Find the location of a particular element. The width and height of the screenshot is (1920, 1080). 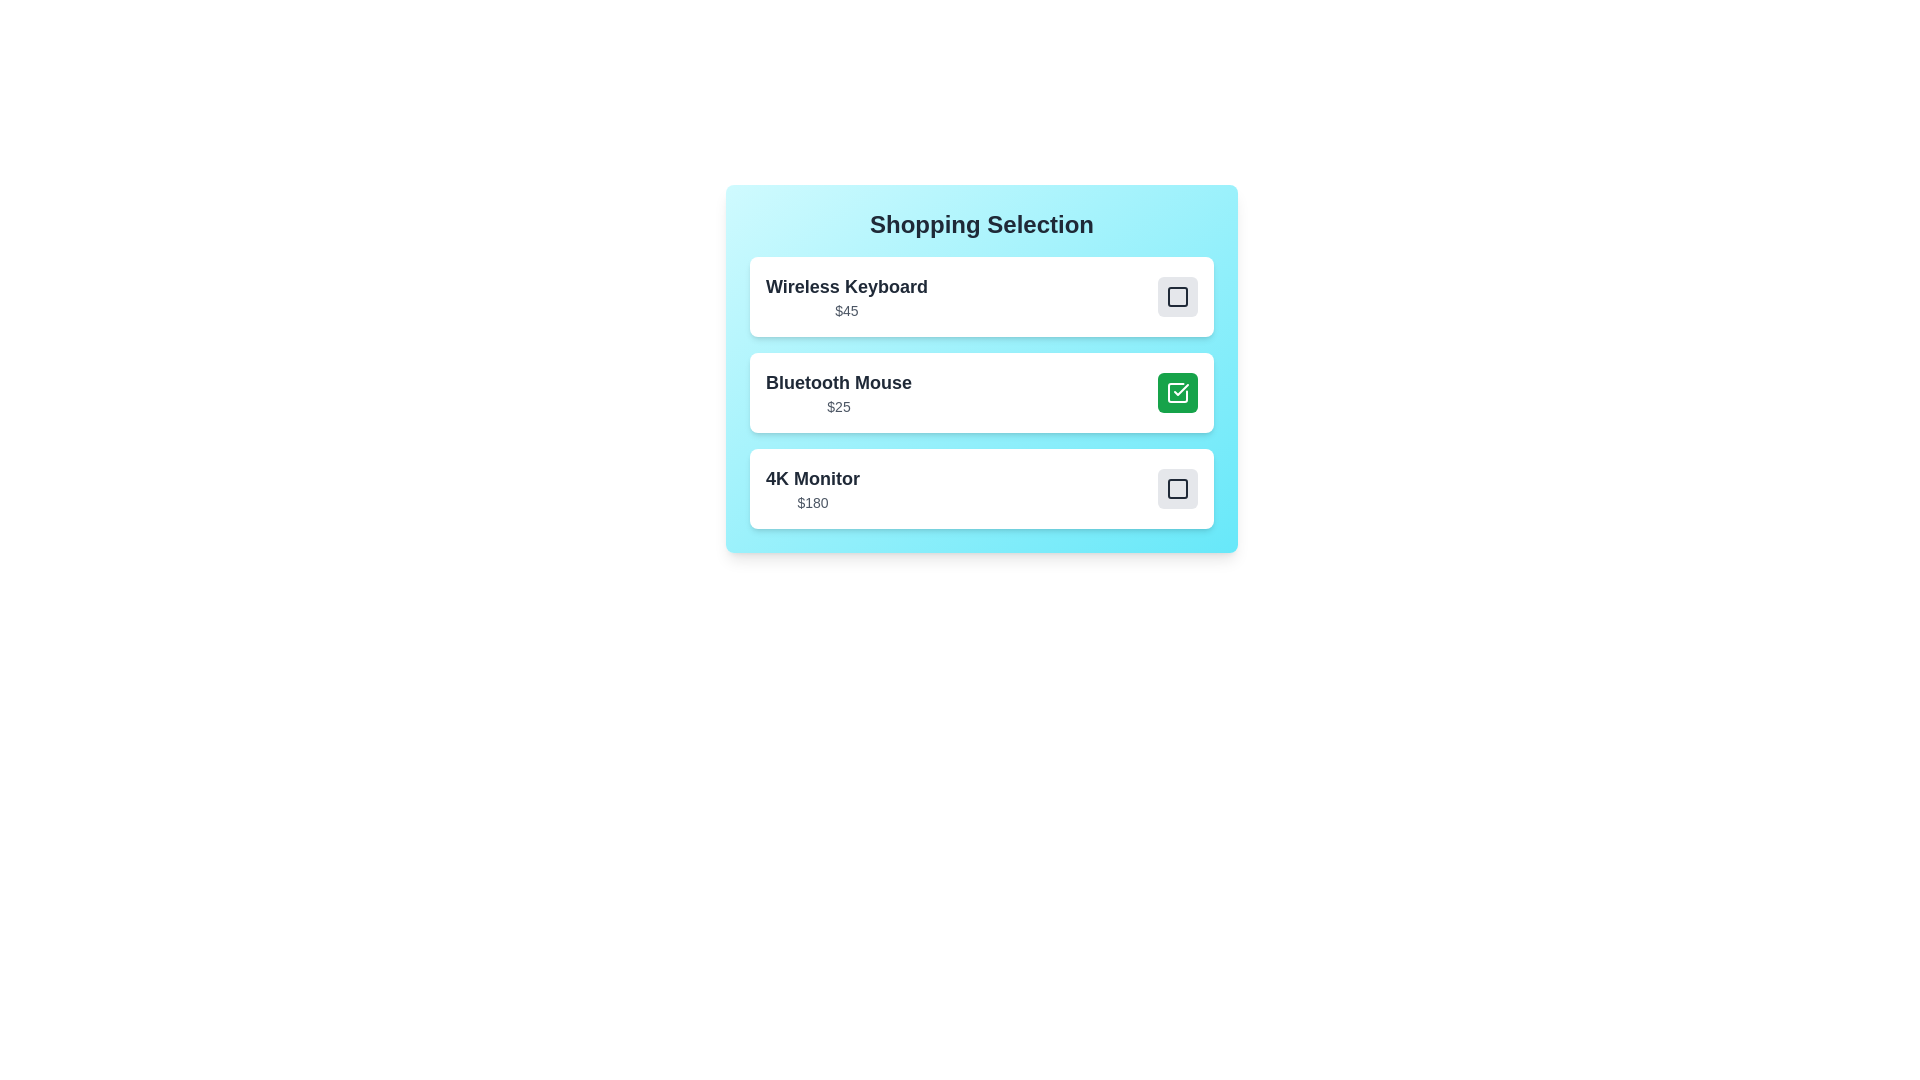

the green confirmation button located to the right of the second product in the Shopping Selection panel to confirm the selection is located at coordinates (982, 369).